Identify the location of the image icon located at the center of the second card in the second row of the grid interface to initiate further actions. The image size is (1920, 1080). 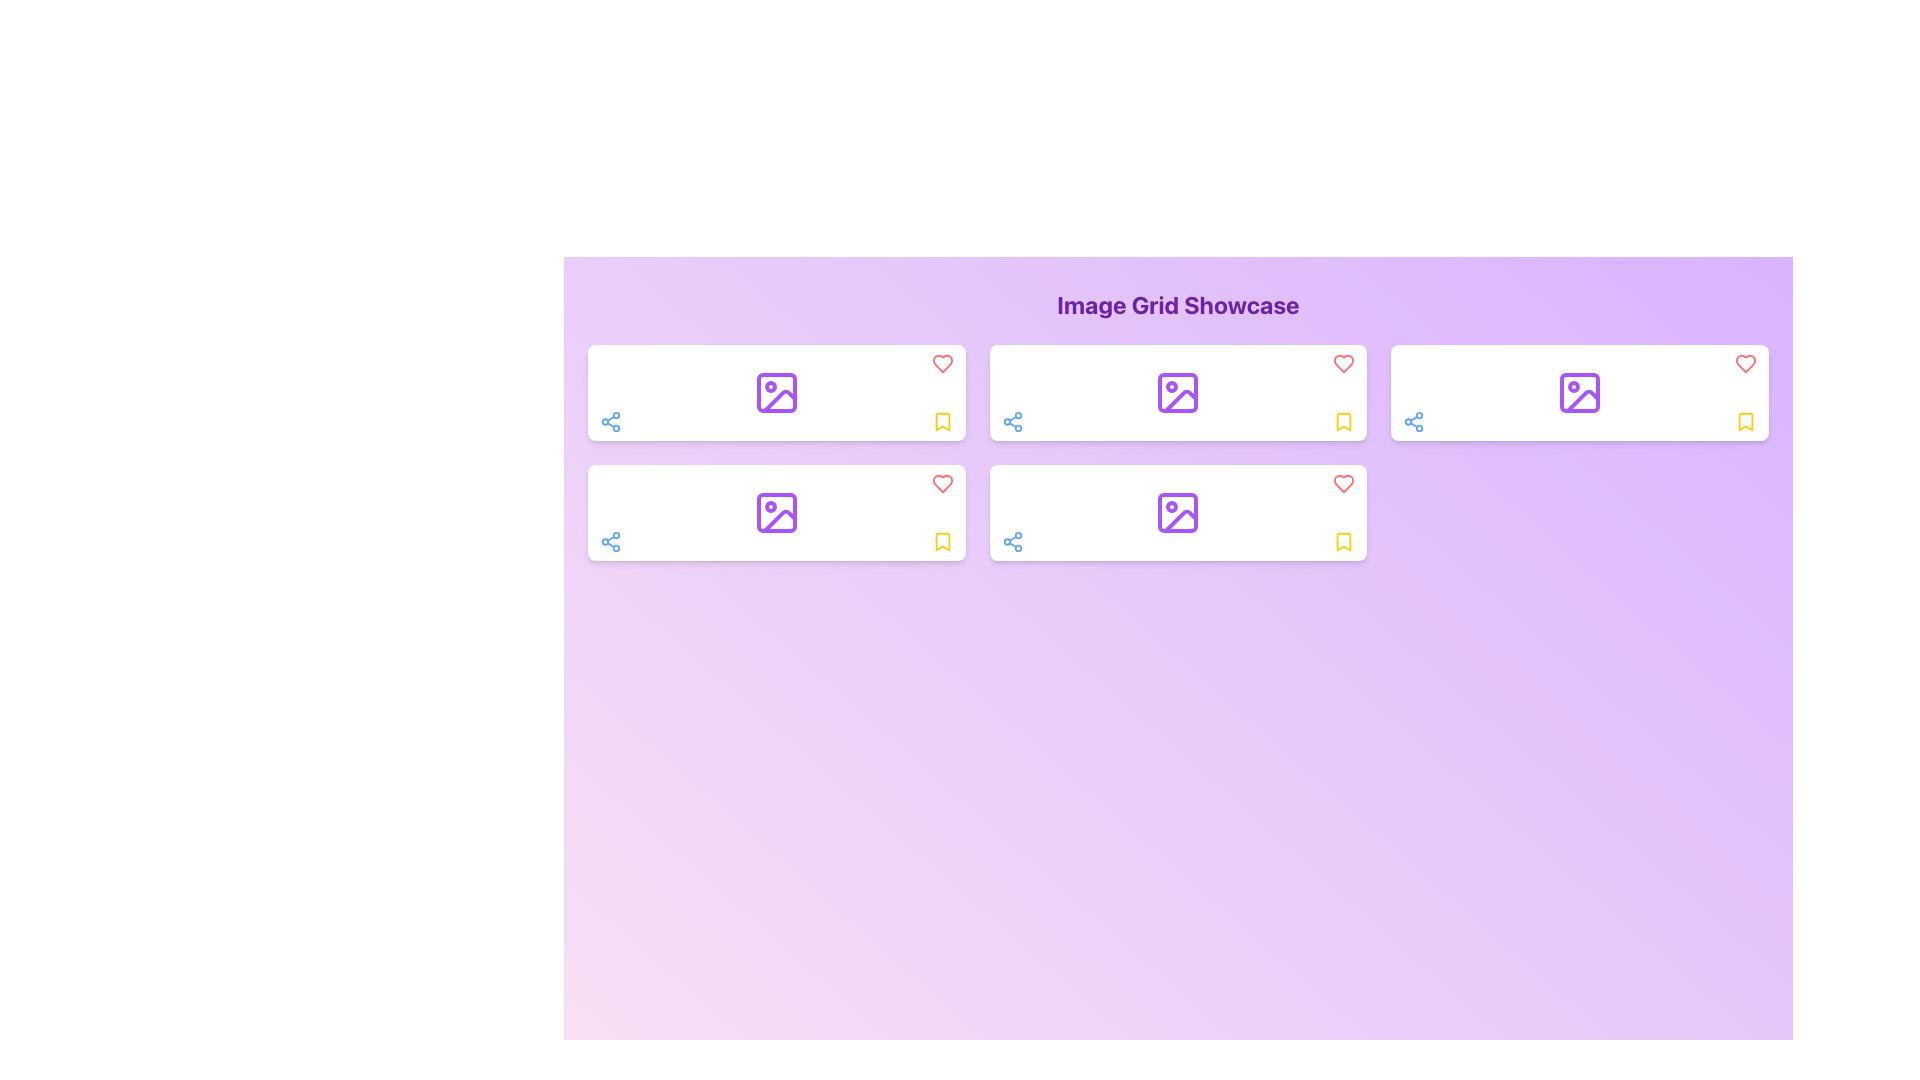
(775, 512).